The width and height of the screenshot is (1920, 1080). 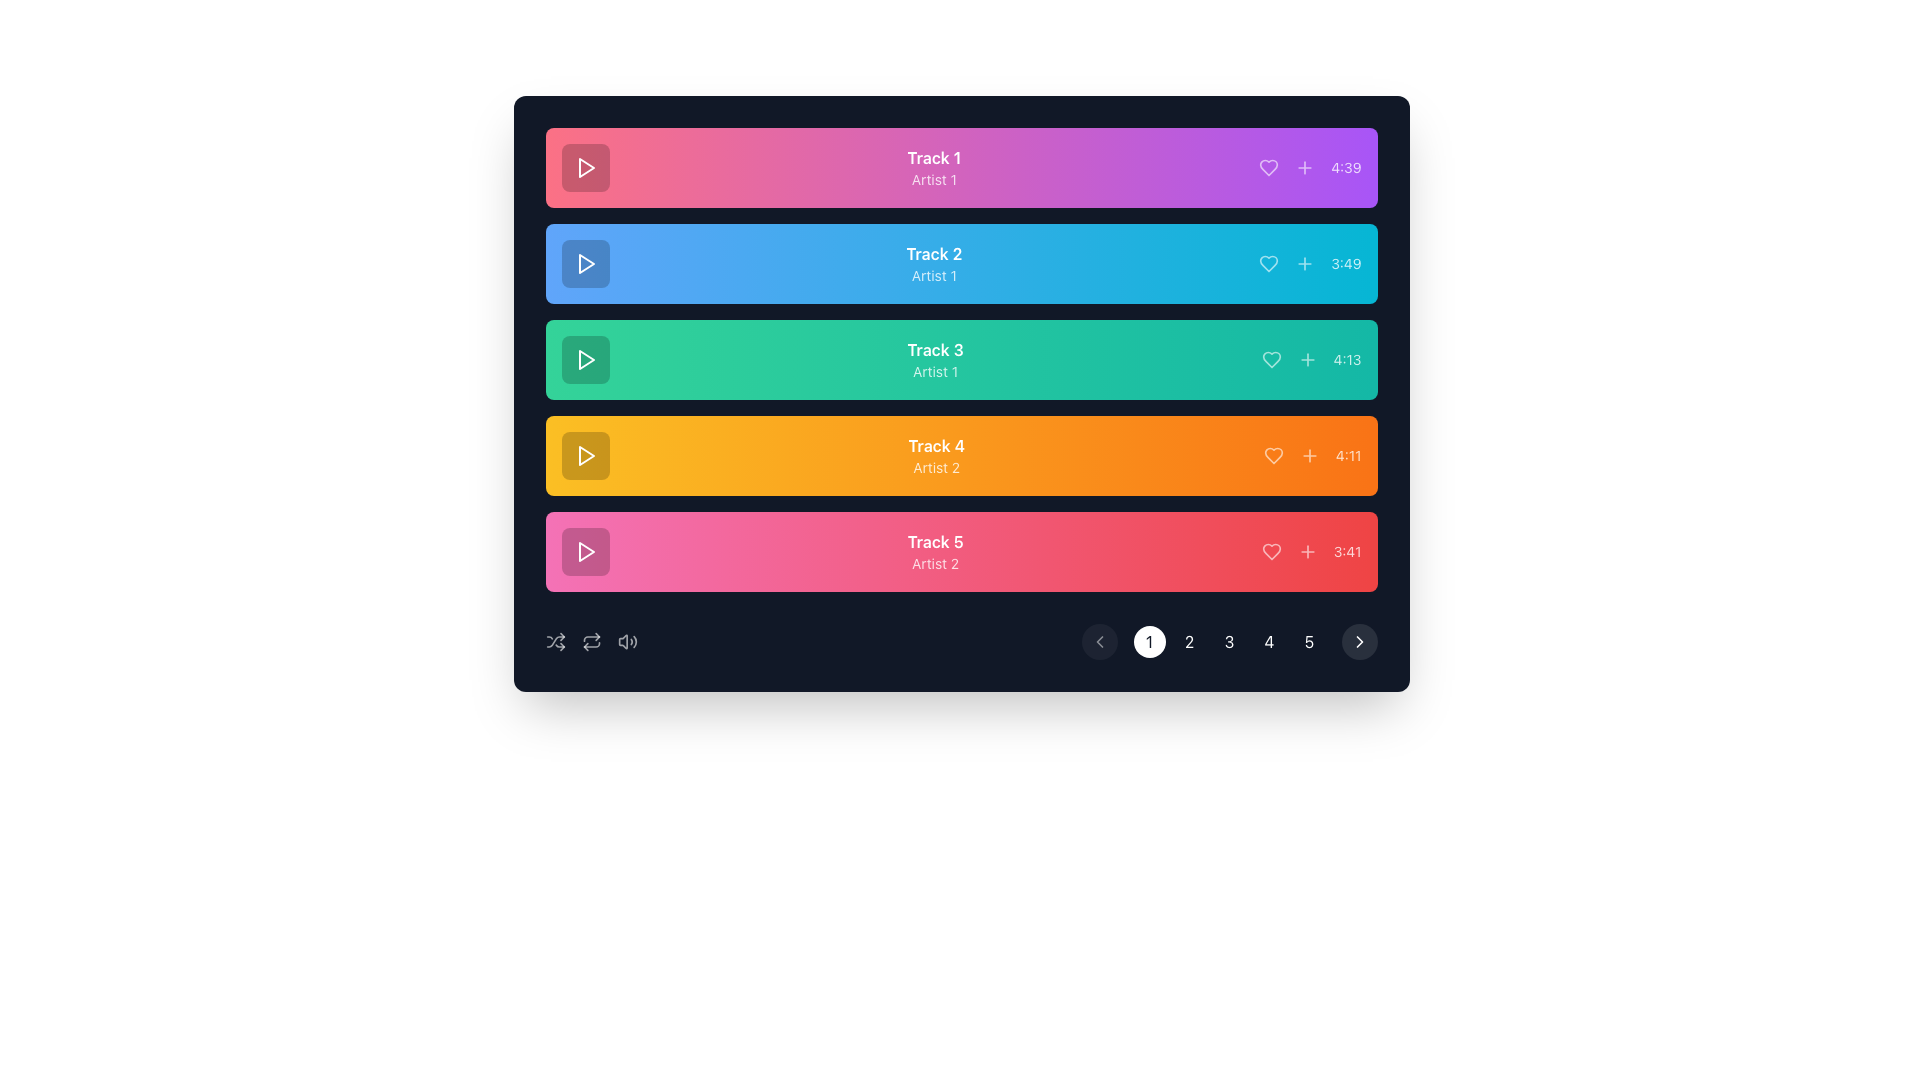 What do you see at coordinates (1347, 358) in the screenshot?
I see `static label displaying '4:13' located on the far-right side of the third row, styled with a small font size and slightly translucent white color against a green background` at bounding box center [1347, 358].